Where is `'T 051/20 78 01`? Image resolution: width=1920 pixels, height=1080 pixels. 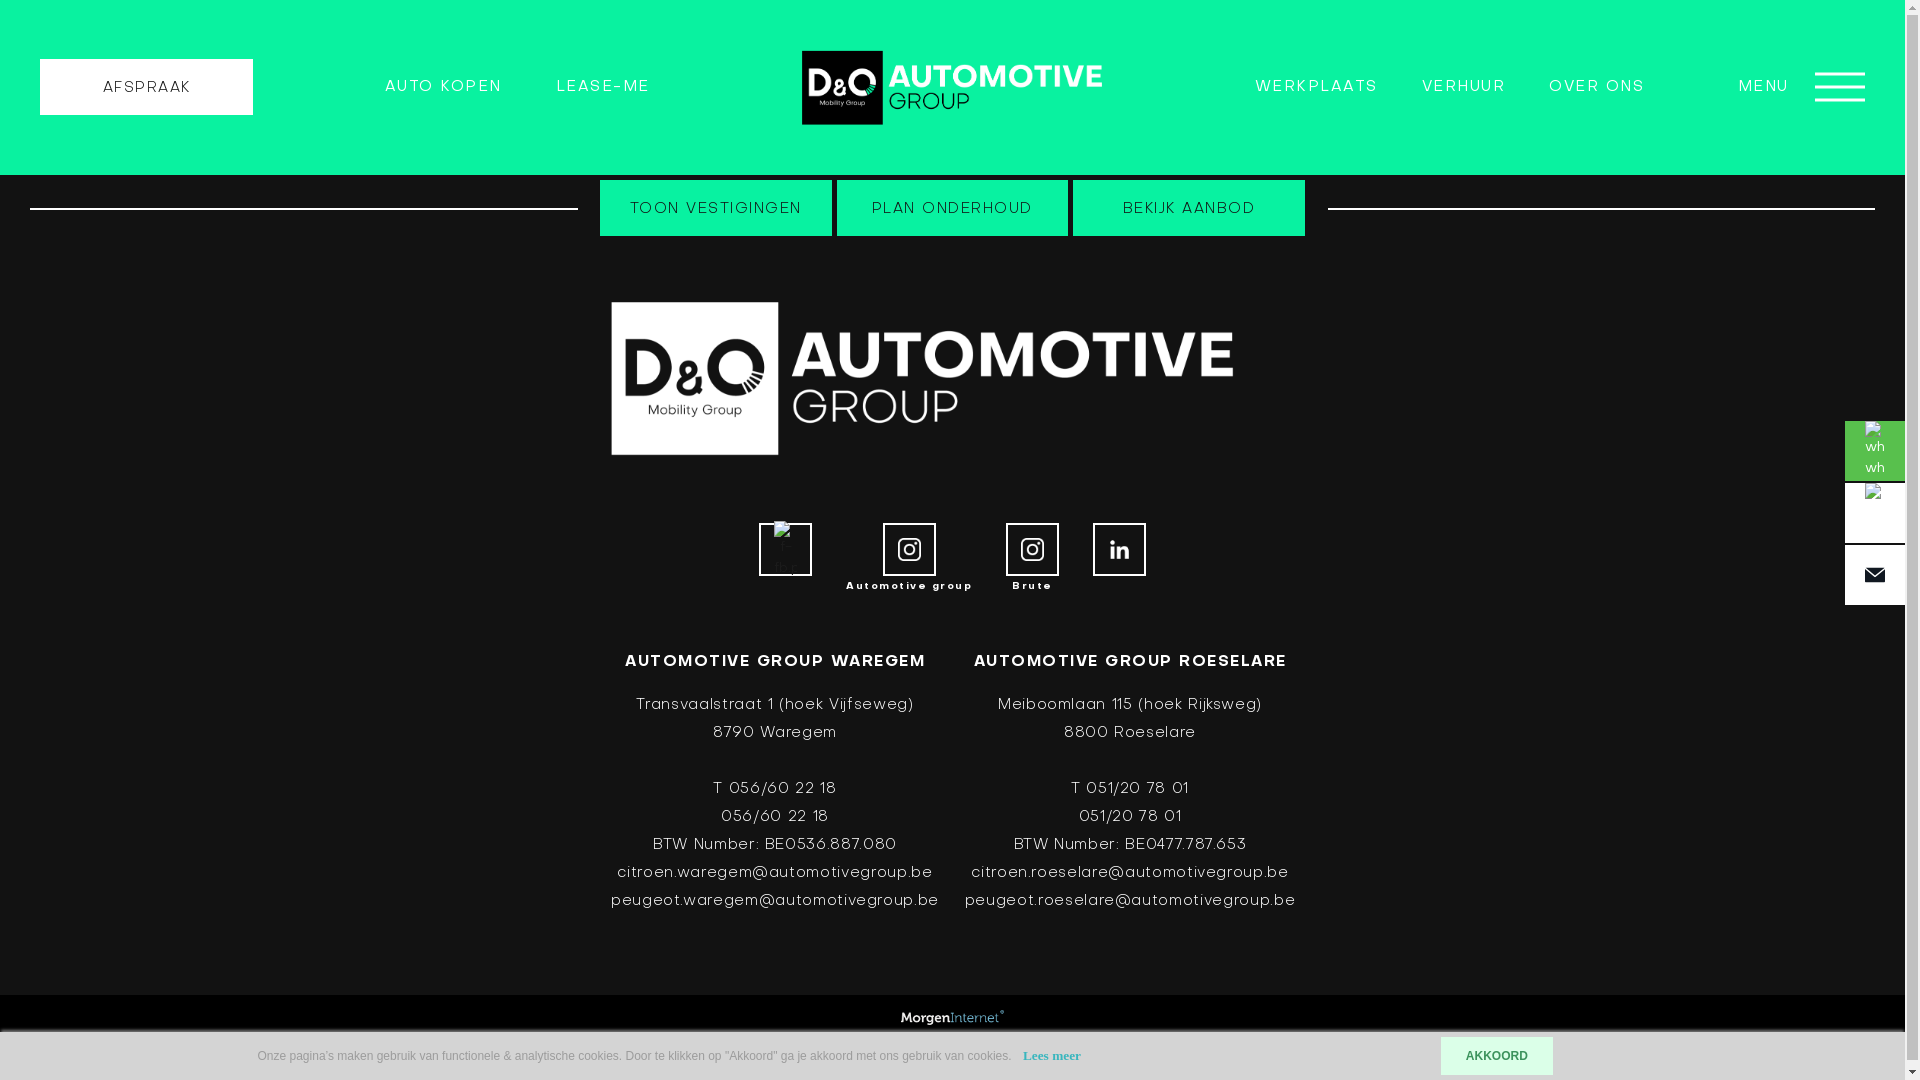 'T 051/20 78 01 is located at coordinates (1129, 801).